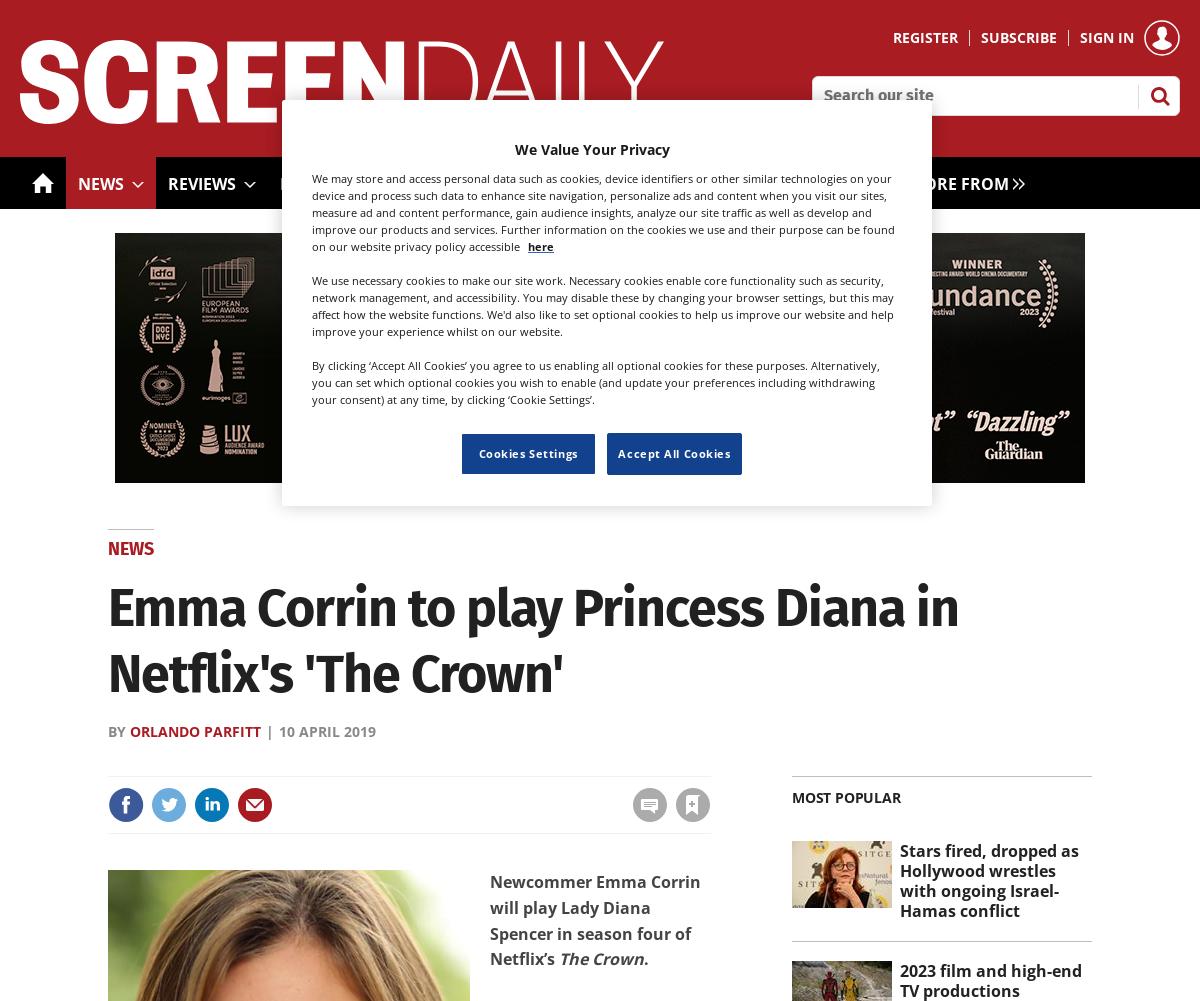  What do you see at coordinates (194, 730) in the screenshot?
I see `'Orlando Parfitt'` at bounding box center [194, 730].